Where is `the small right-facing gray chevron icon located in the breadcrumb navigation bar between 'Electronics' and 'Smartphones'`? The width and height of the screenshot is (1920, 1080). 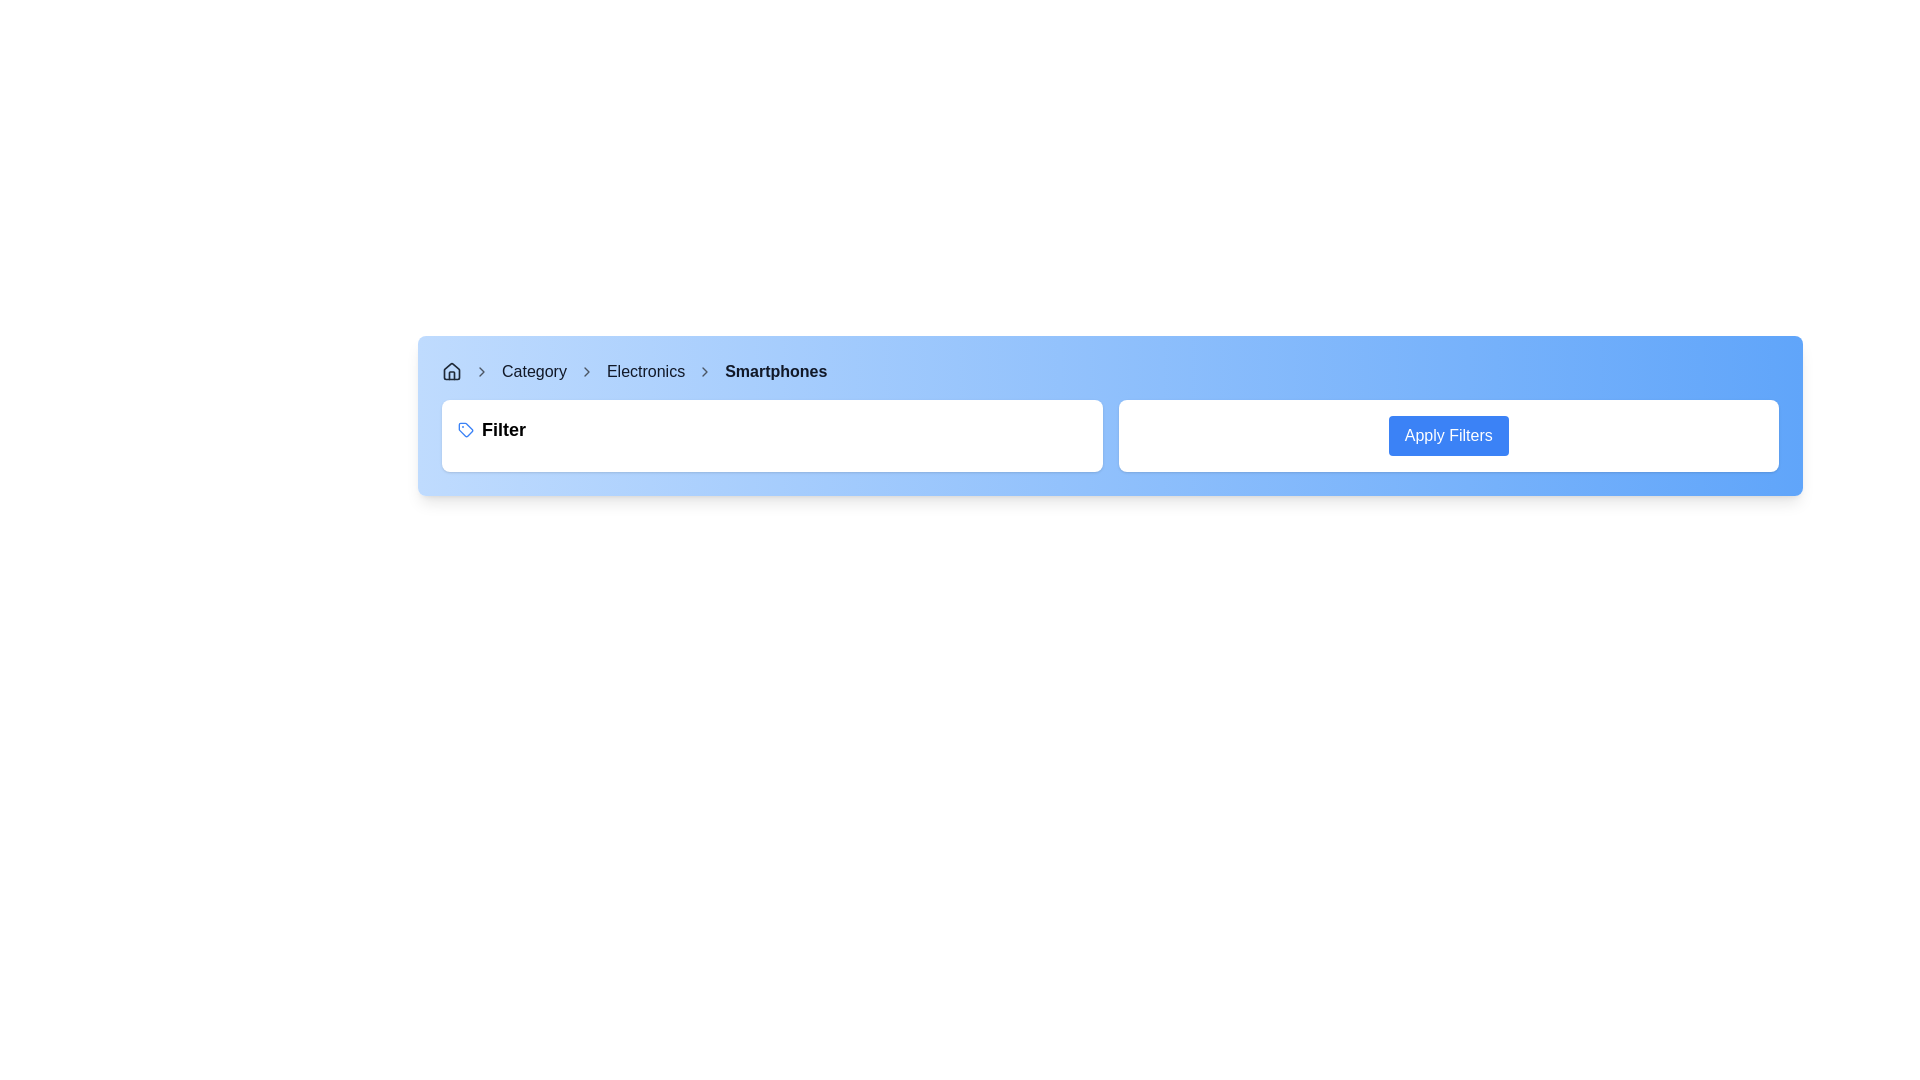
the small right-facing gray chevron icon located in the breadcrumb navigation bar between 'Electronics' and 'Smartphones' is located at coordinates (705, 371).